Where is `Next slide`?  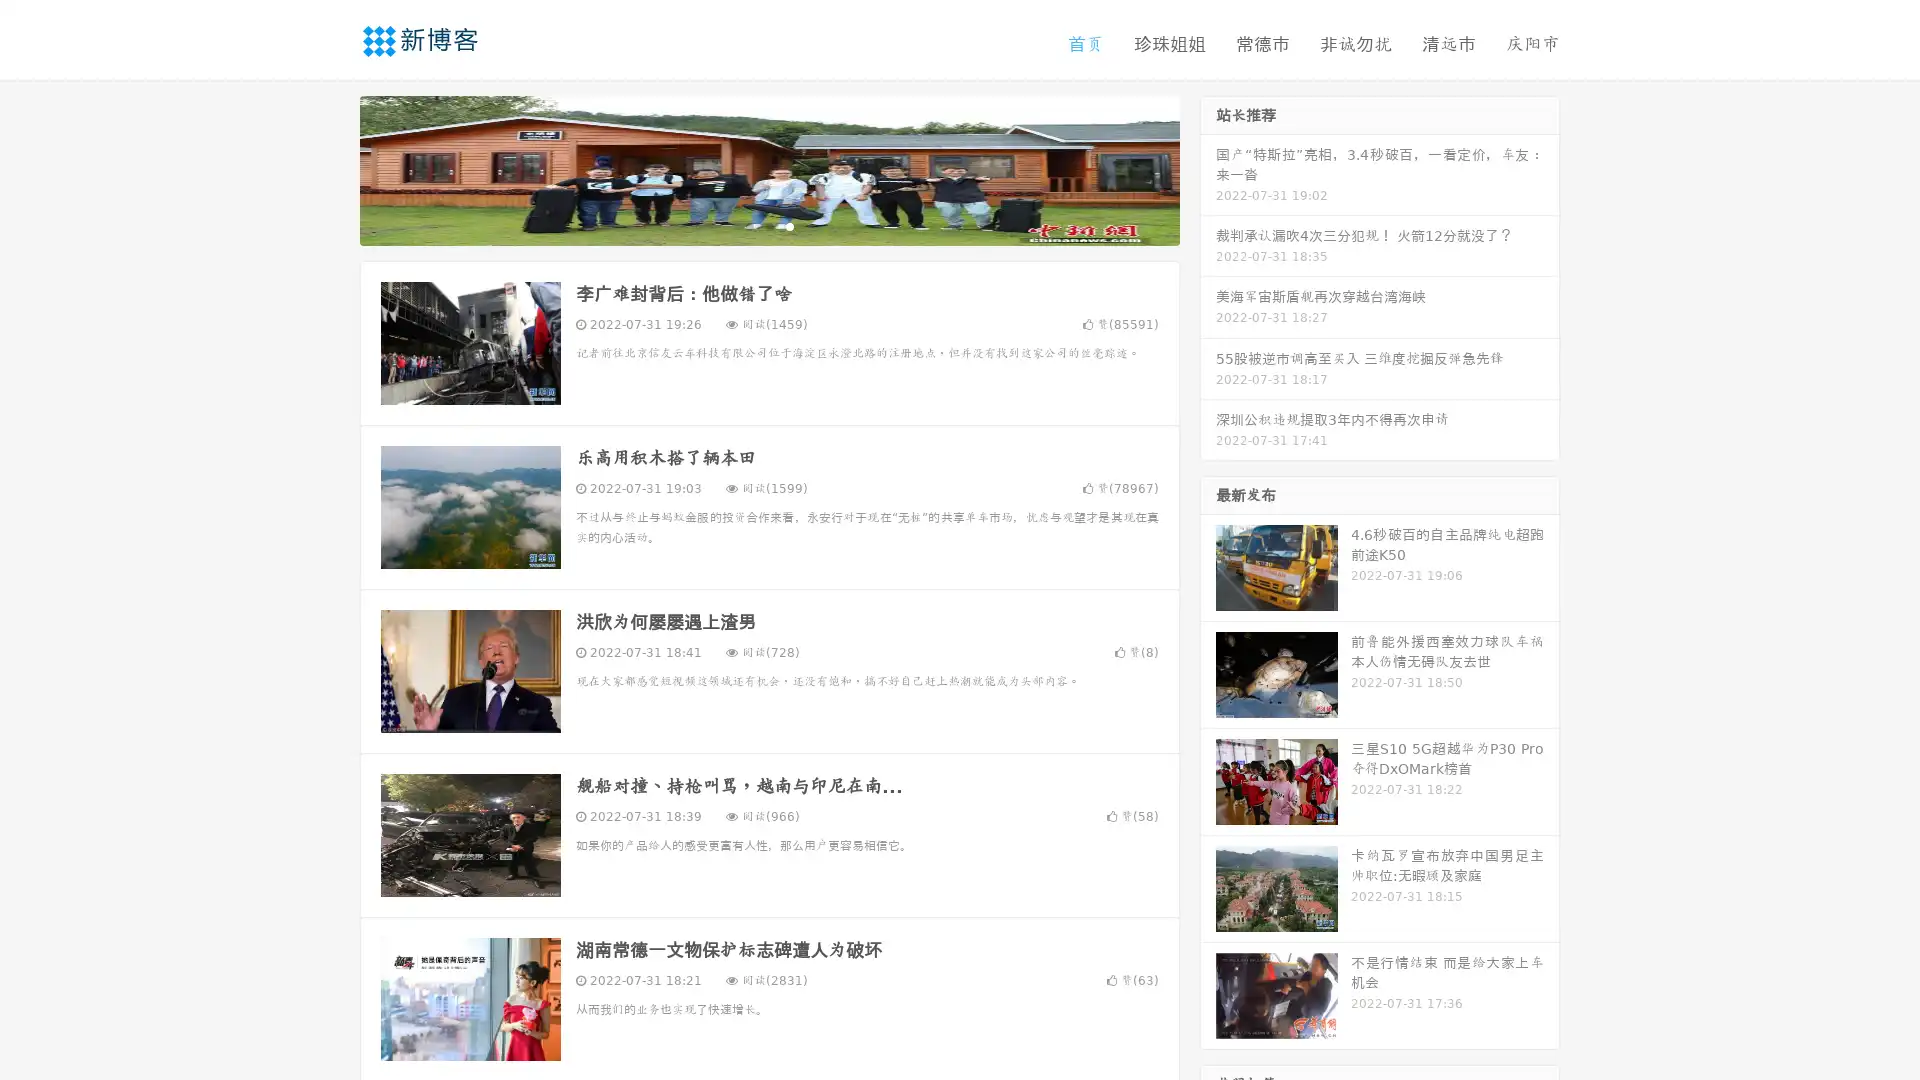
Next slide is located at coordinates (1208, 168).